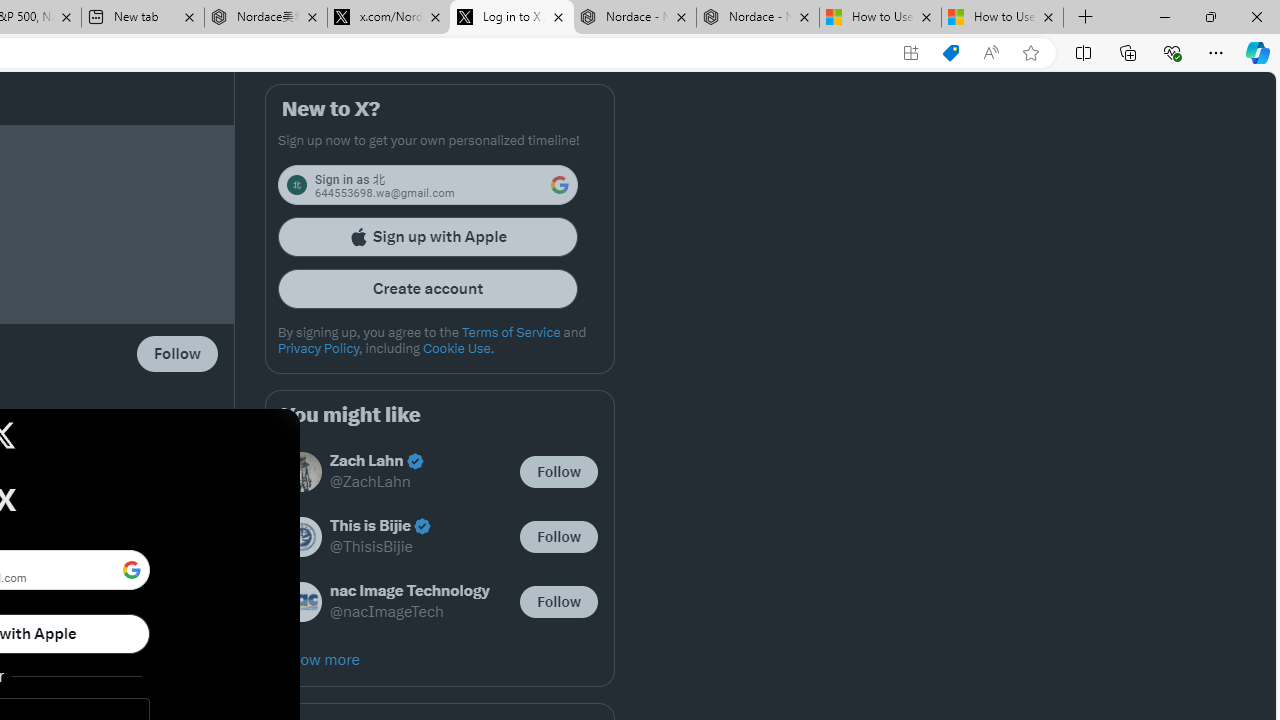 Image resolution: width=1280 pixels, height=720 pixels. I want to click on 'Log in to X / X', so click(512, 17).